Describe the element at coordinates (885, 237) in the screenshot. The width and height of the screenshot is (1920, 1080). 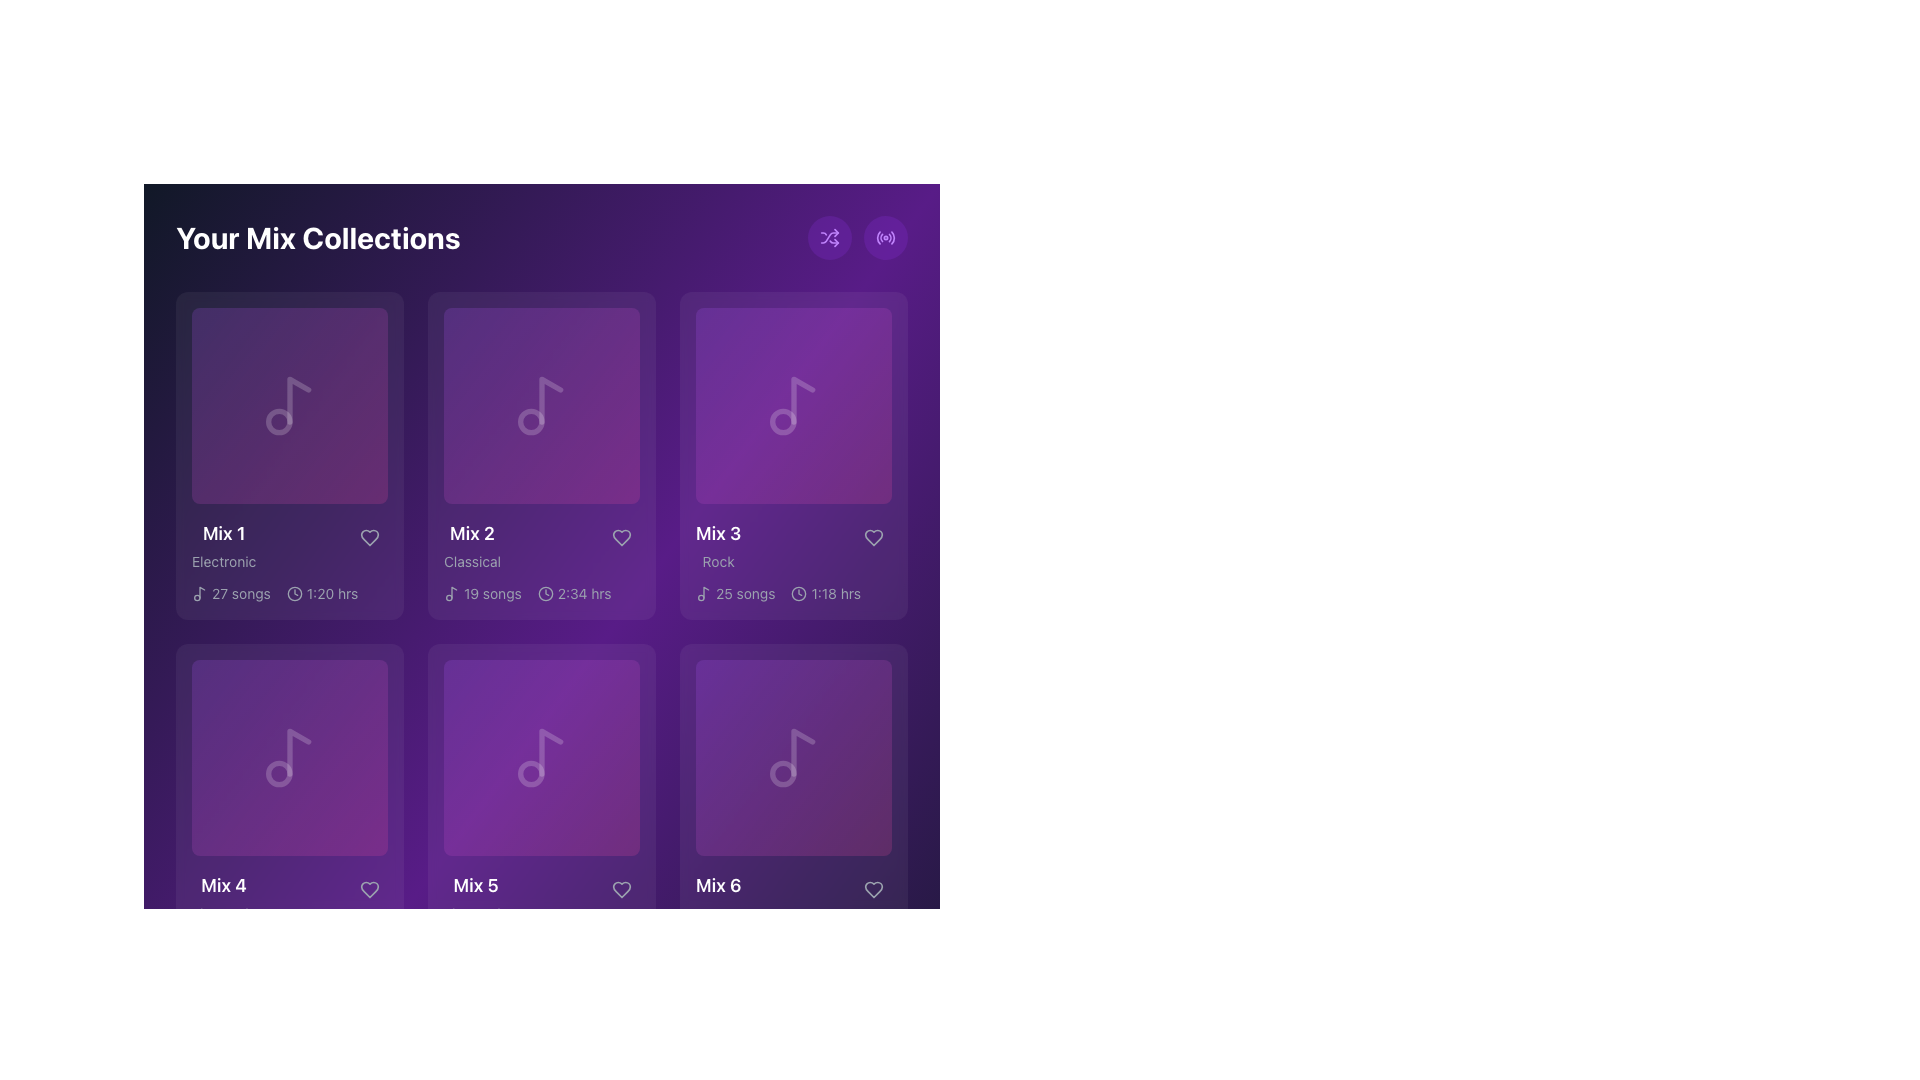
I see `the broadcasting button with an icon located in the top-right corner of the interface` at that location.